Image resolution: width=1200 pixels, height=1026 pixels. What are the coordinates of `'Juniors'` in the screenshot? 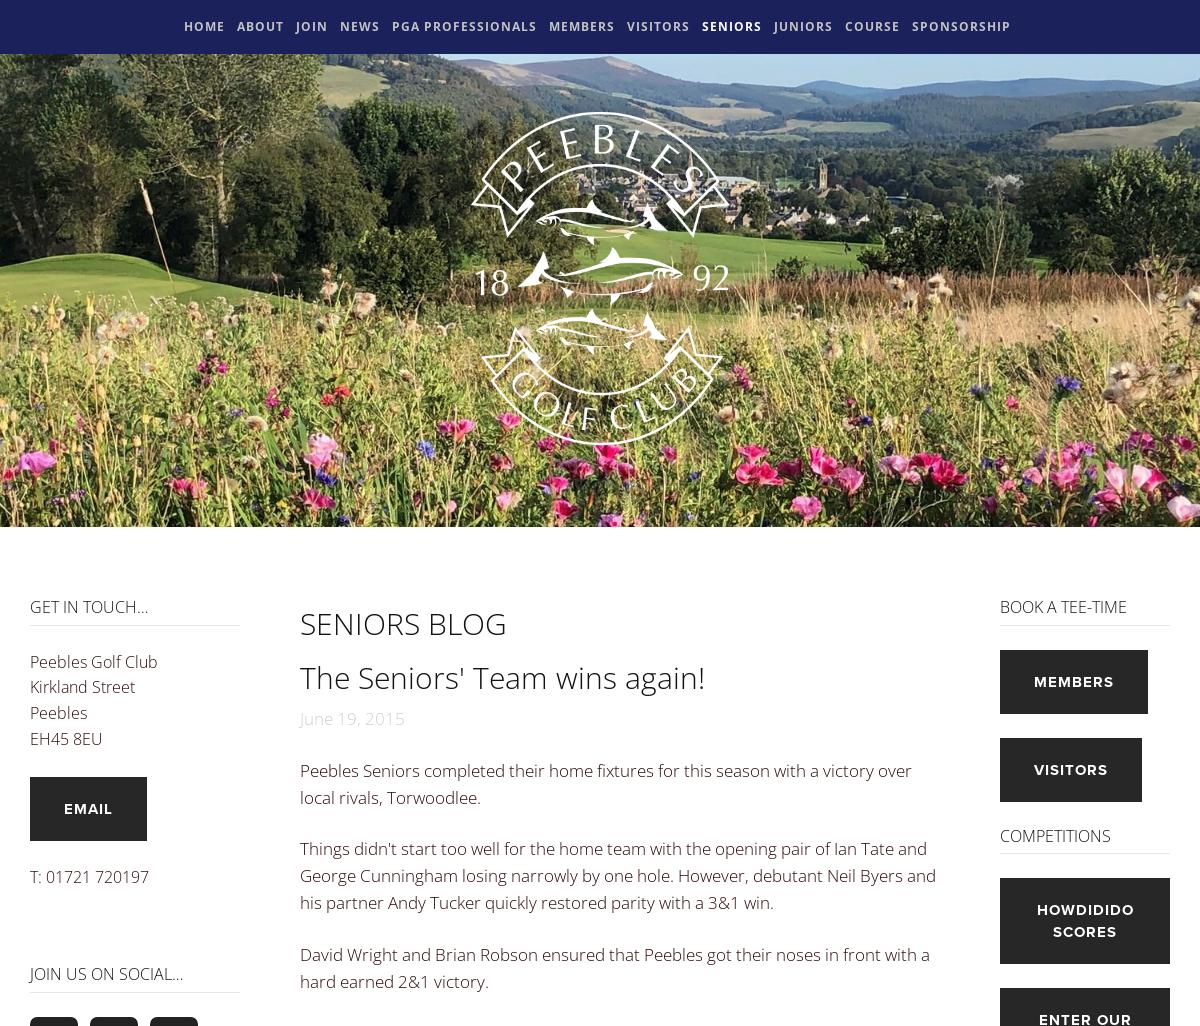 It's located at (802, 26).